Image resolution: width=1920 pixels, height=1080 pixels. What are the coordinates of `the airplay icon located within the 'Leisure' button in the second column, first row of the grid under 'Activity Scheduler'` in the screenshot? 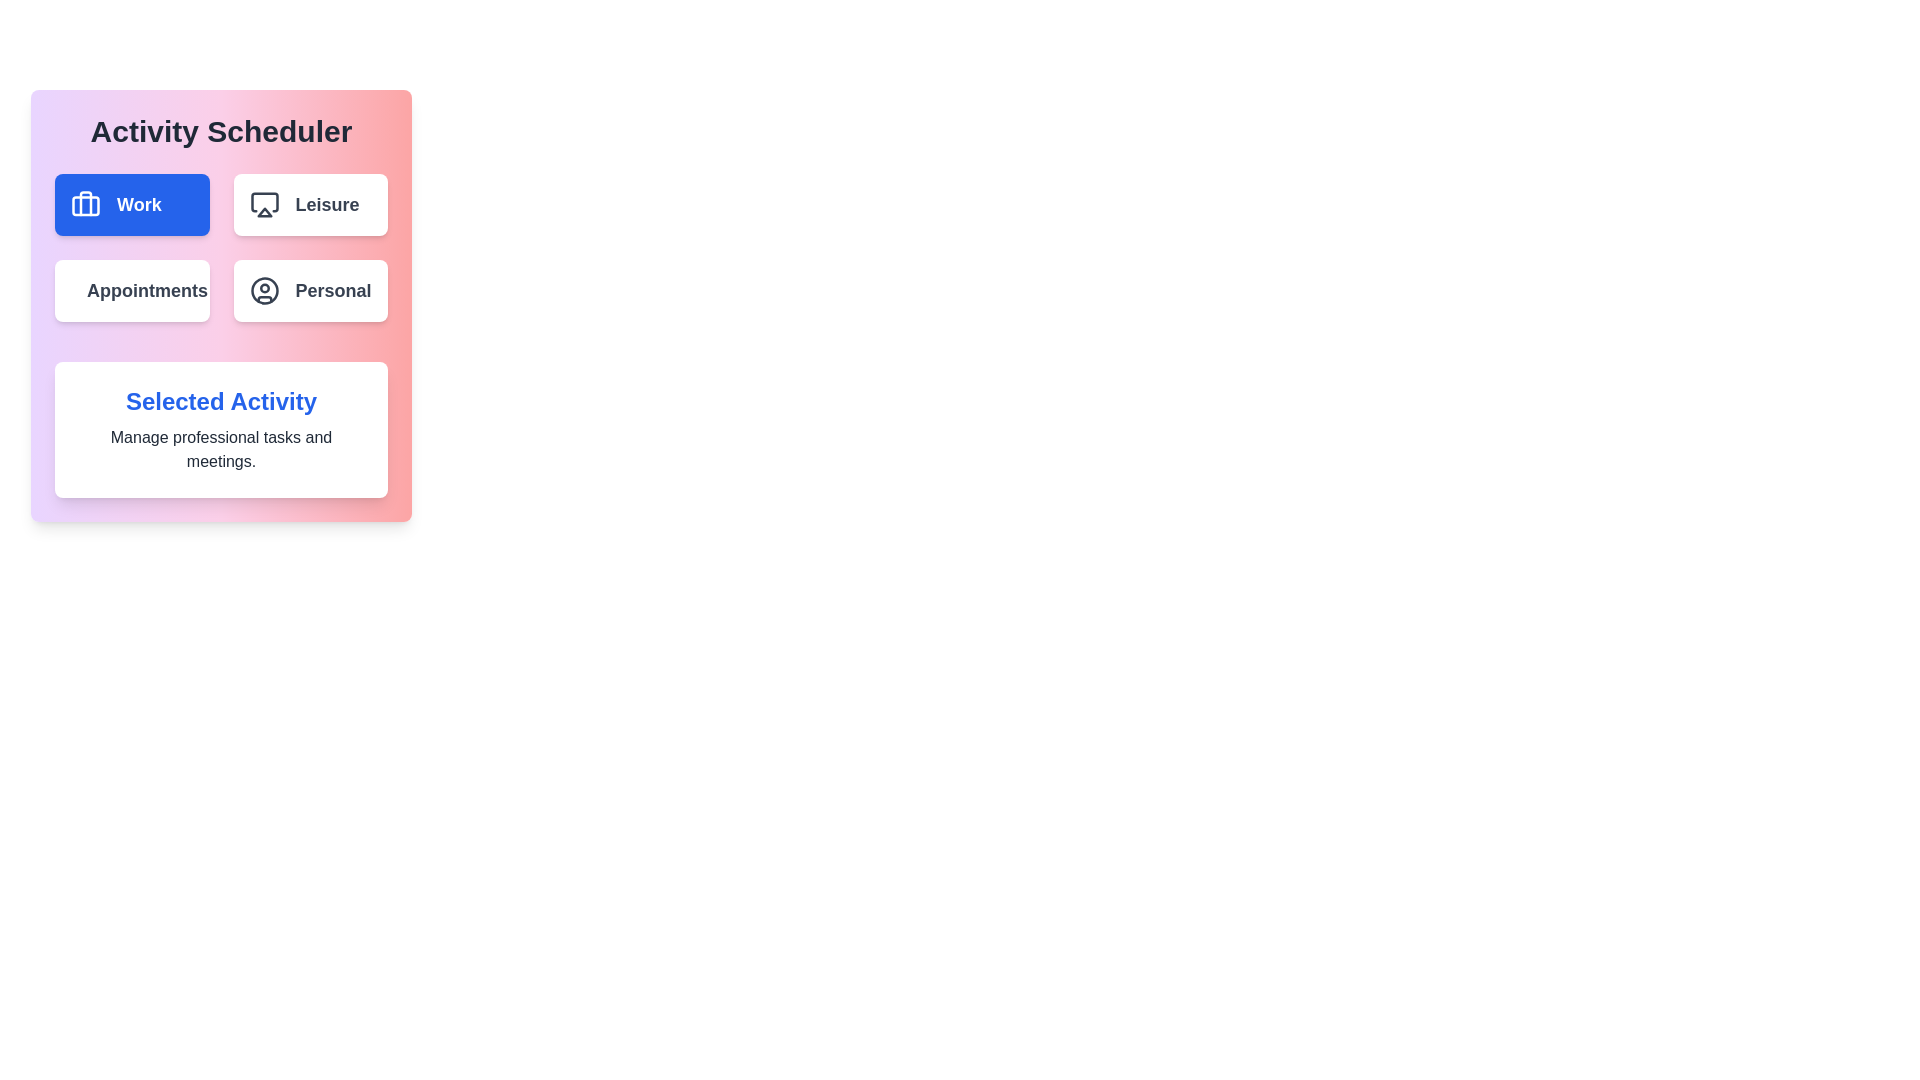 It's located at (263, 204).